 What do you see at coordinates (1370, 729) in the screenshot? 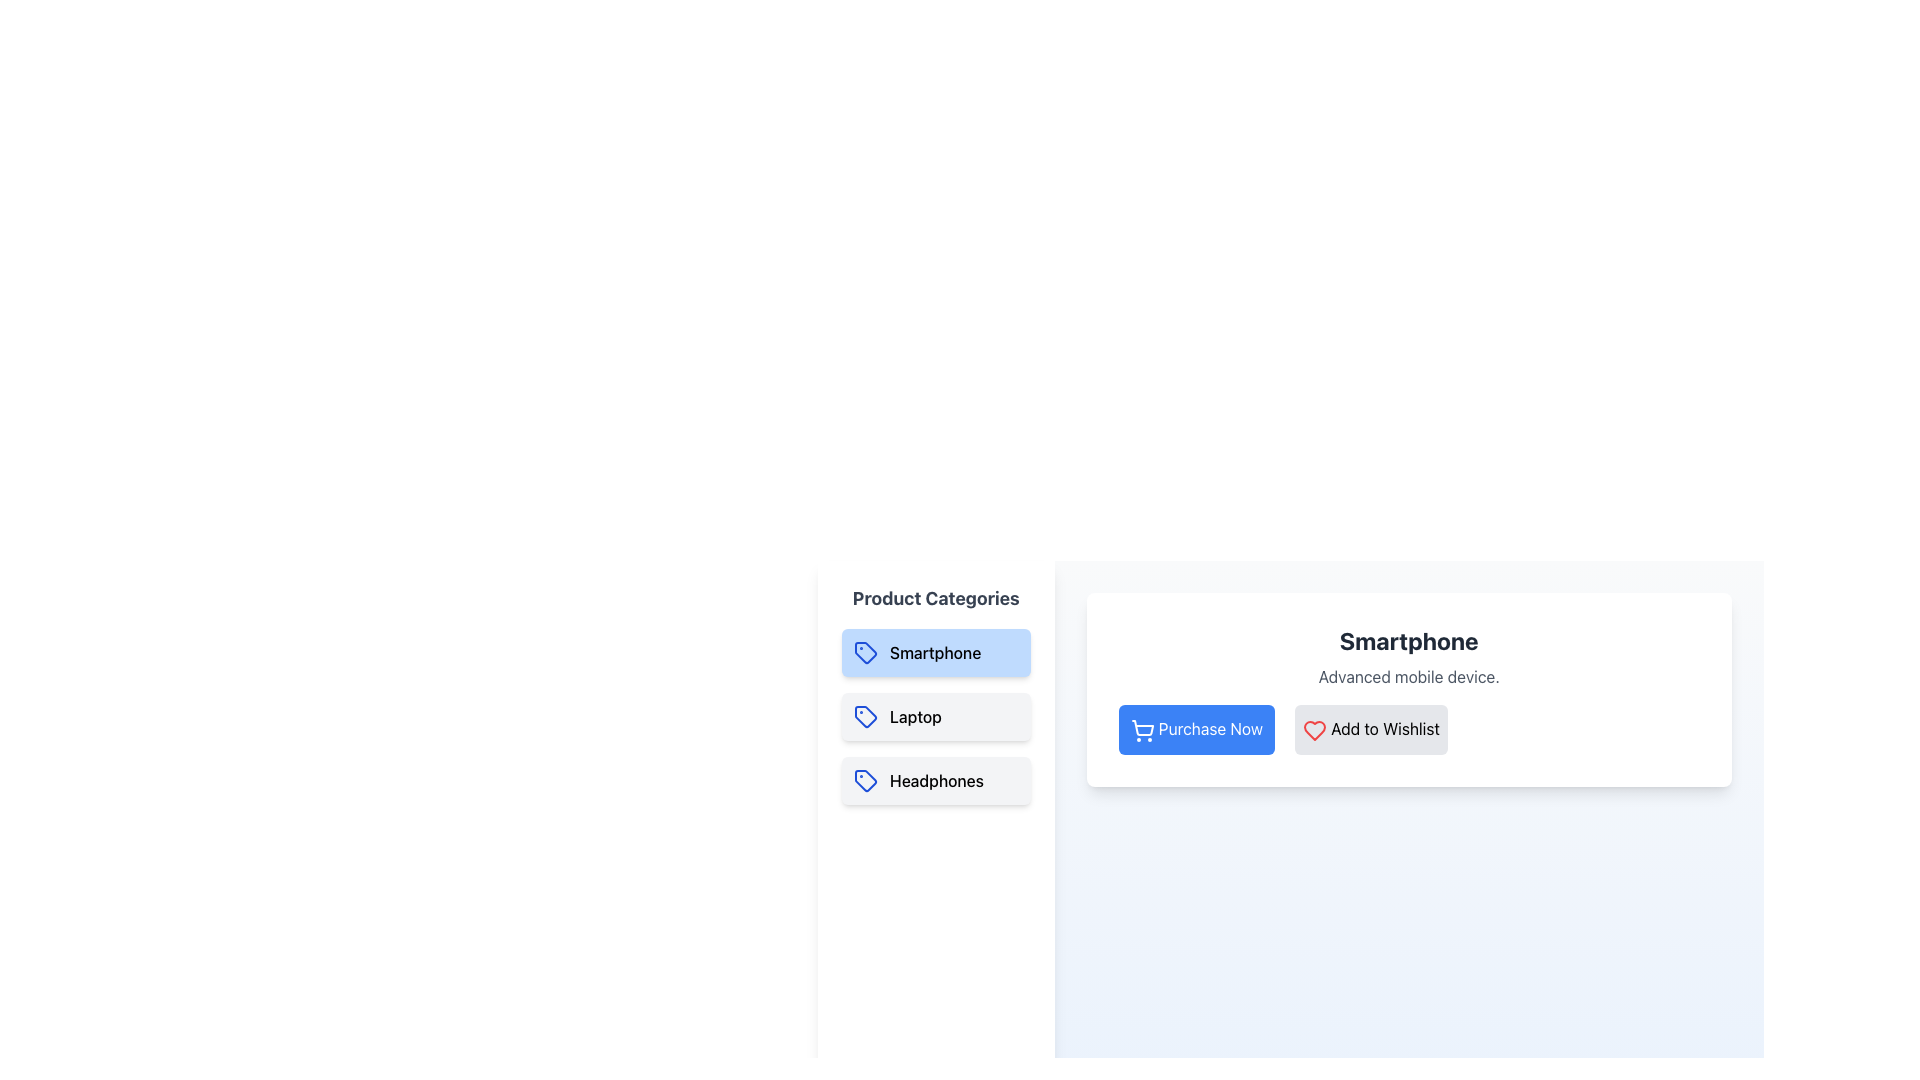
I see `the second button in the horizontally-aligned pair of buttons within the white card` at bounding box center [1370, 729].